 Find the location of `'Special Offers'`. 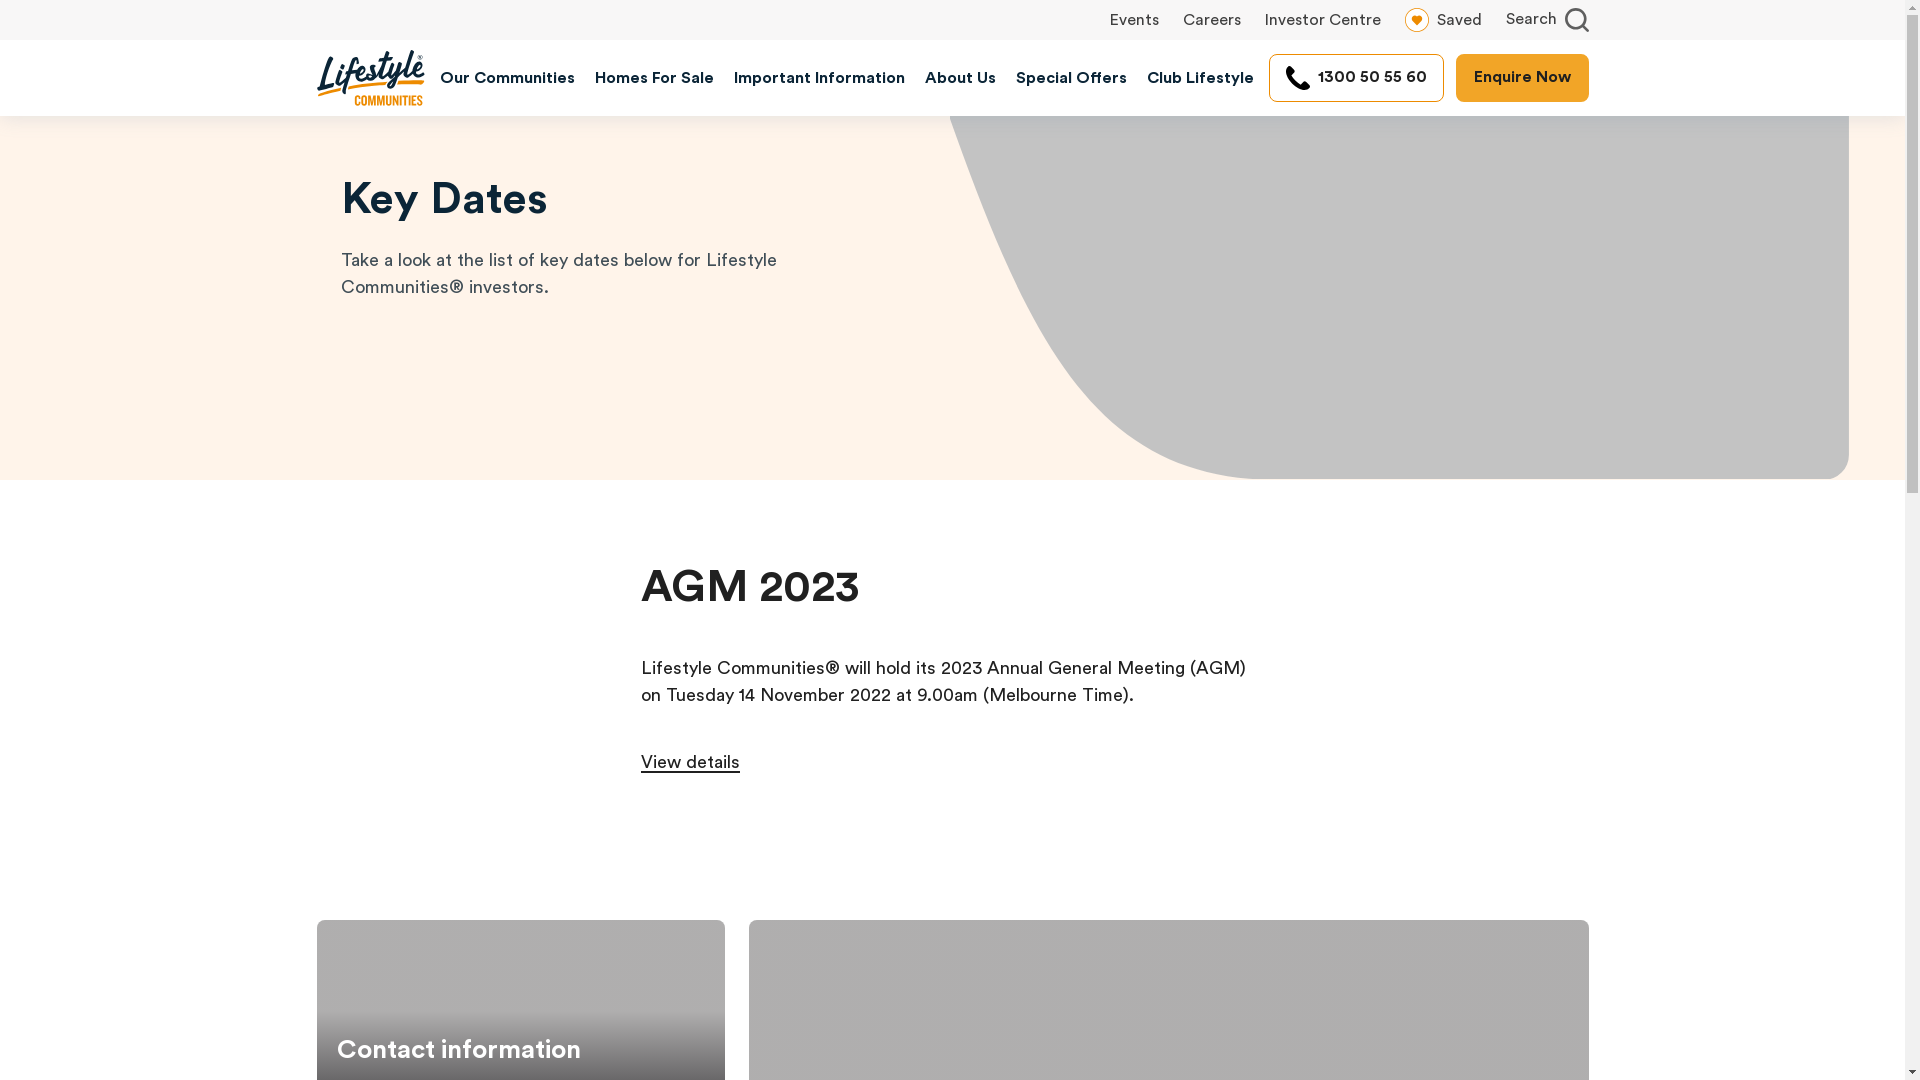

'Special Offers' is located at coordinates (1070, 76).